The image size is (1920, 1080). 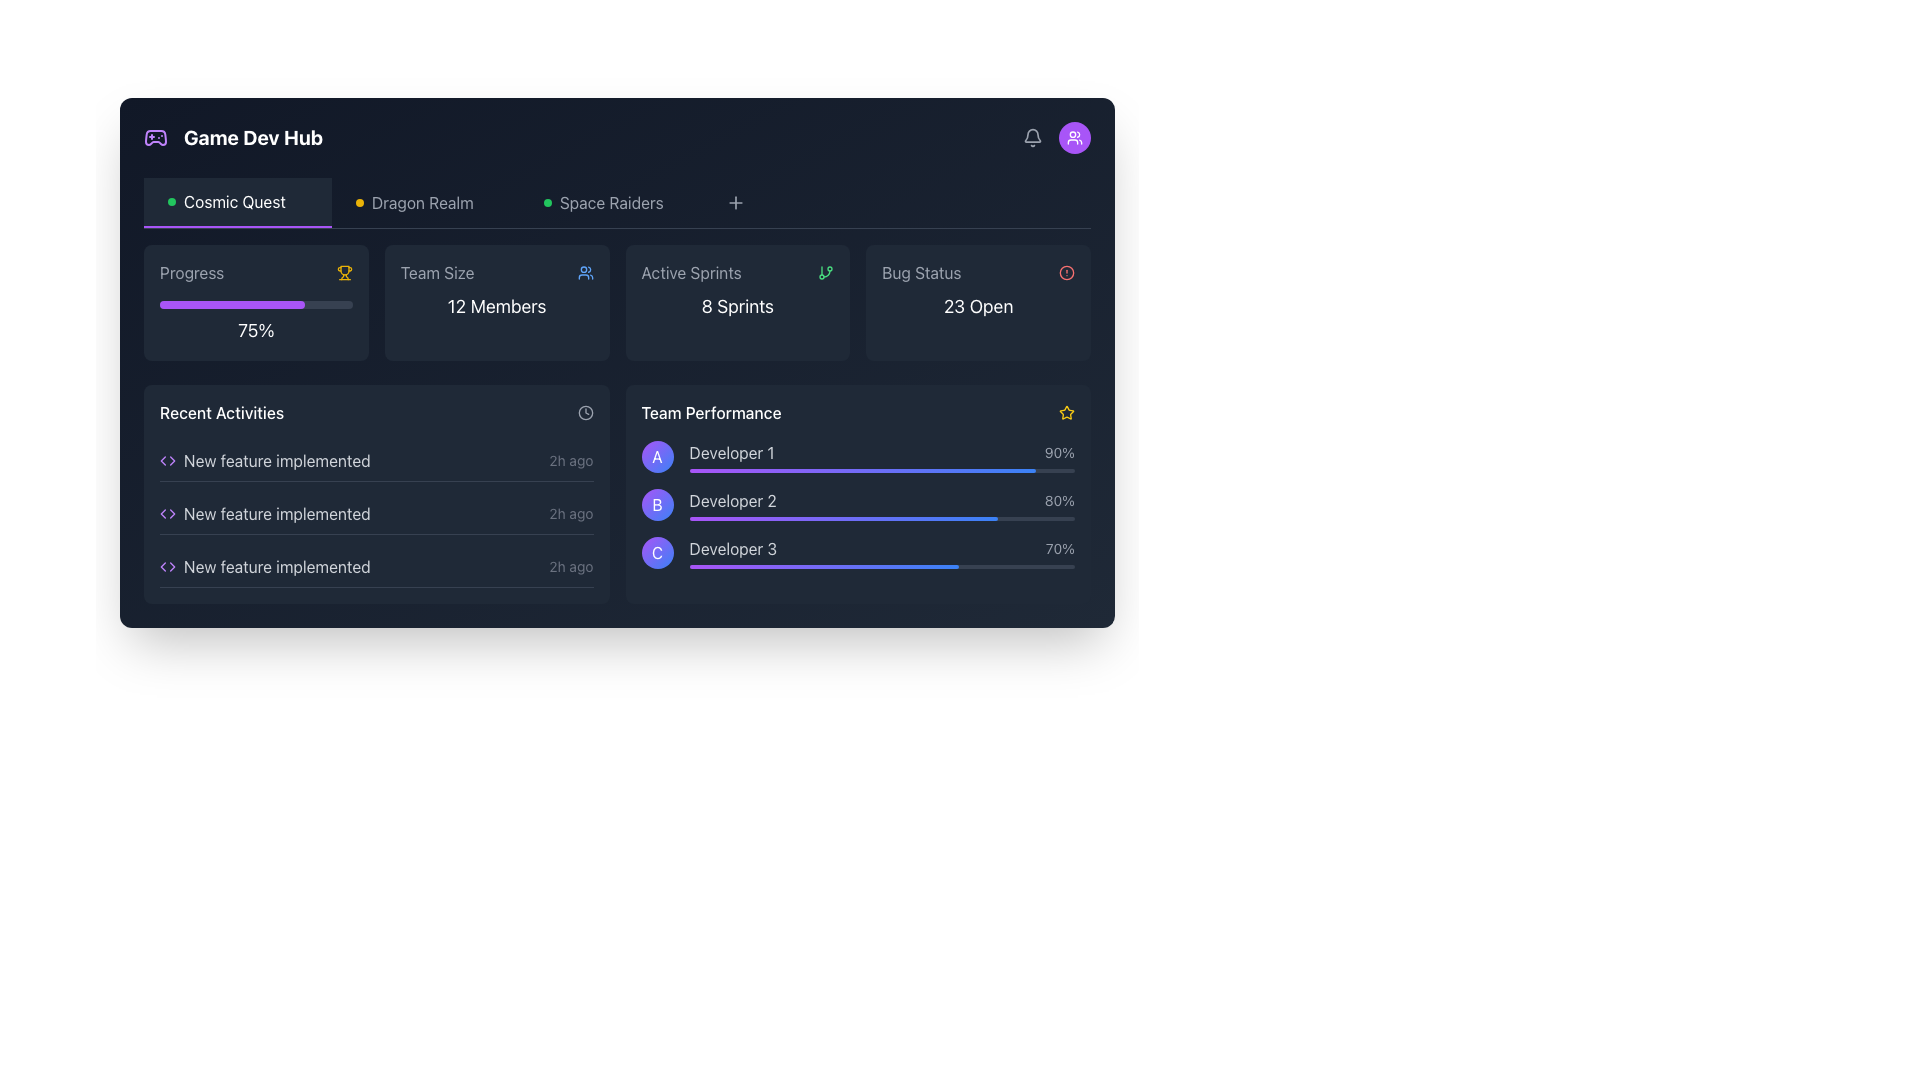 I want to click on the circular clock icon located in the top-right corner of the 'Recent Activities' section, so click(x=584, y=411).